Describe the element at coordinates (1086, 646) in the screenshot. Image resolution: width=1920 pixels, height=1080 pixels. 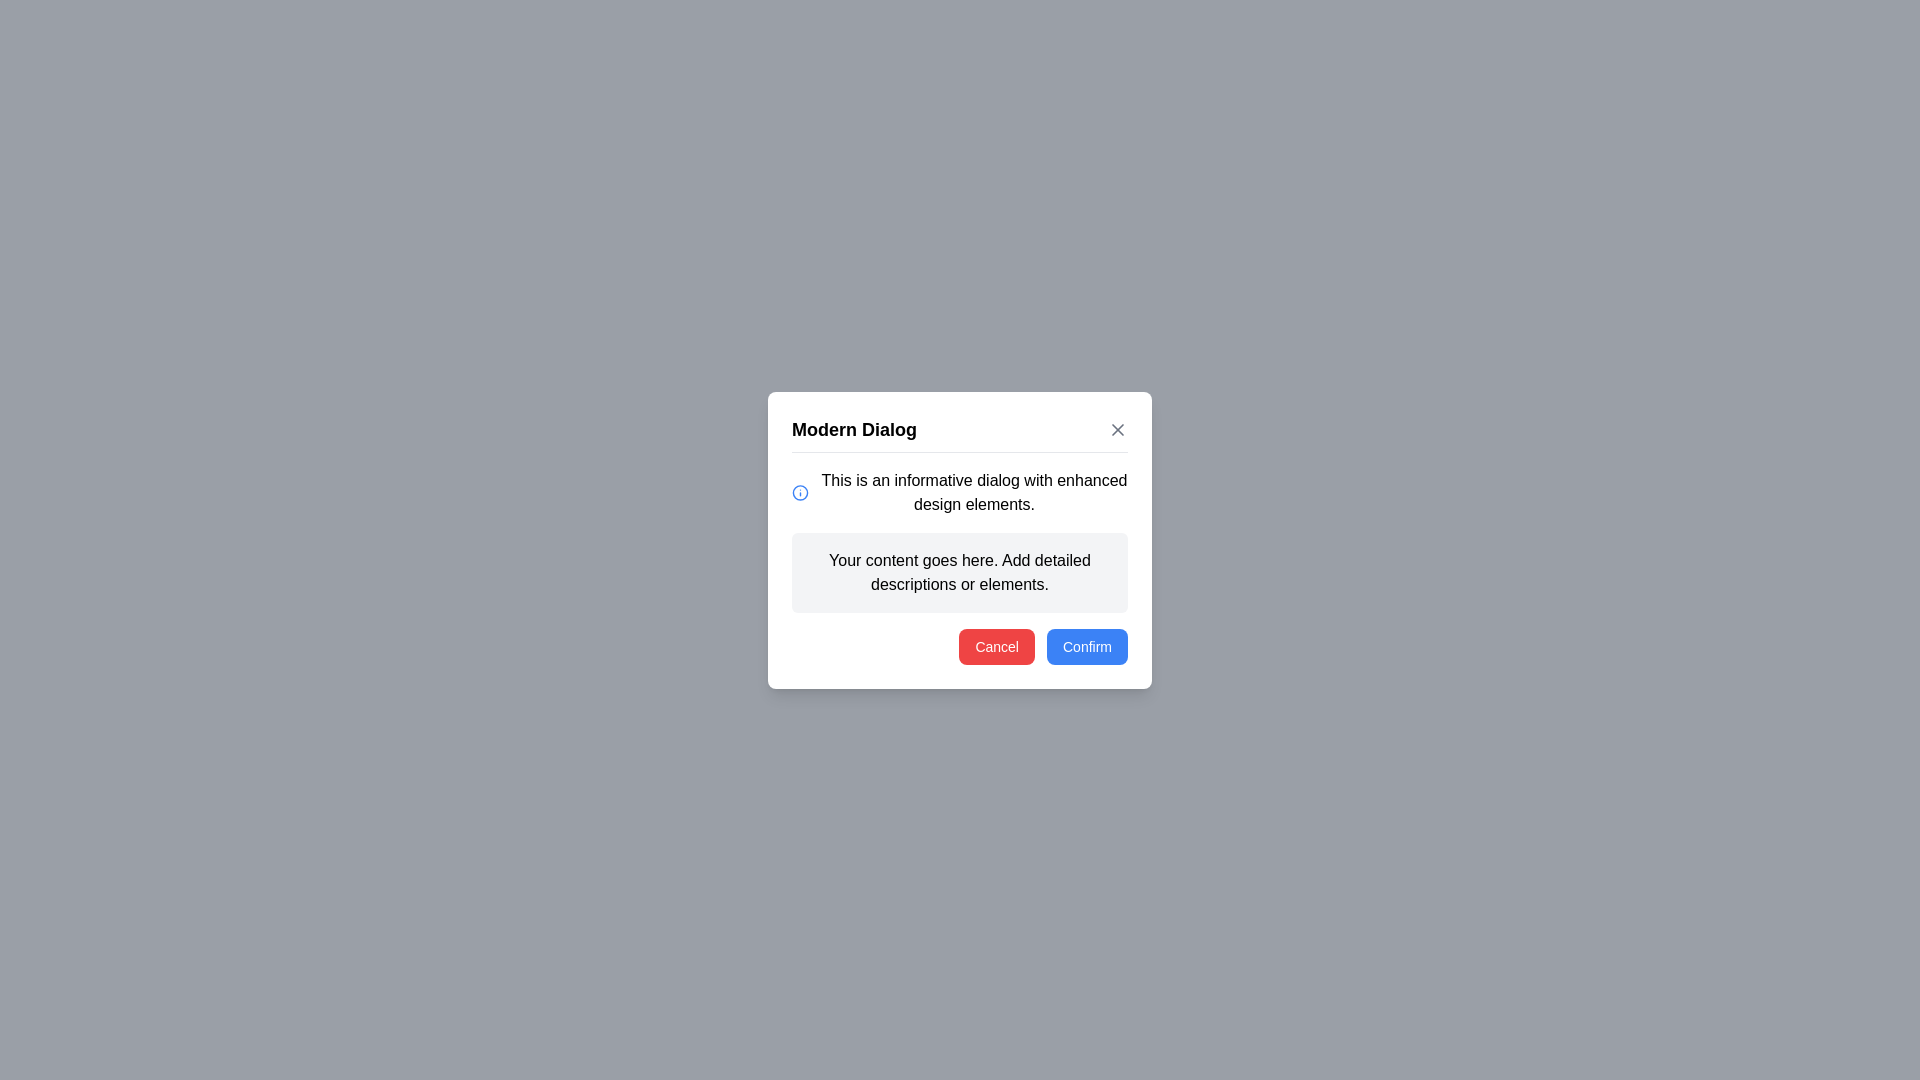
I see `the 'Confirm' button, which is a rectangular button with a blue background and white bold text, located at the bottom-right corner of the dialog box` at that location.